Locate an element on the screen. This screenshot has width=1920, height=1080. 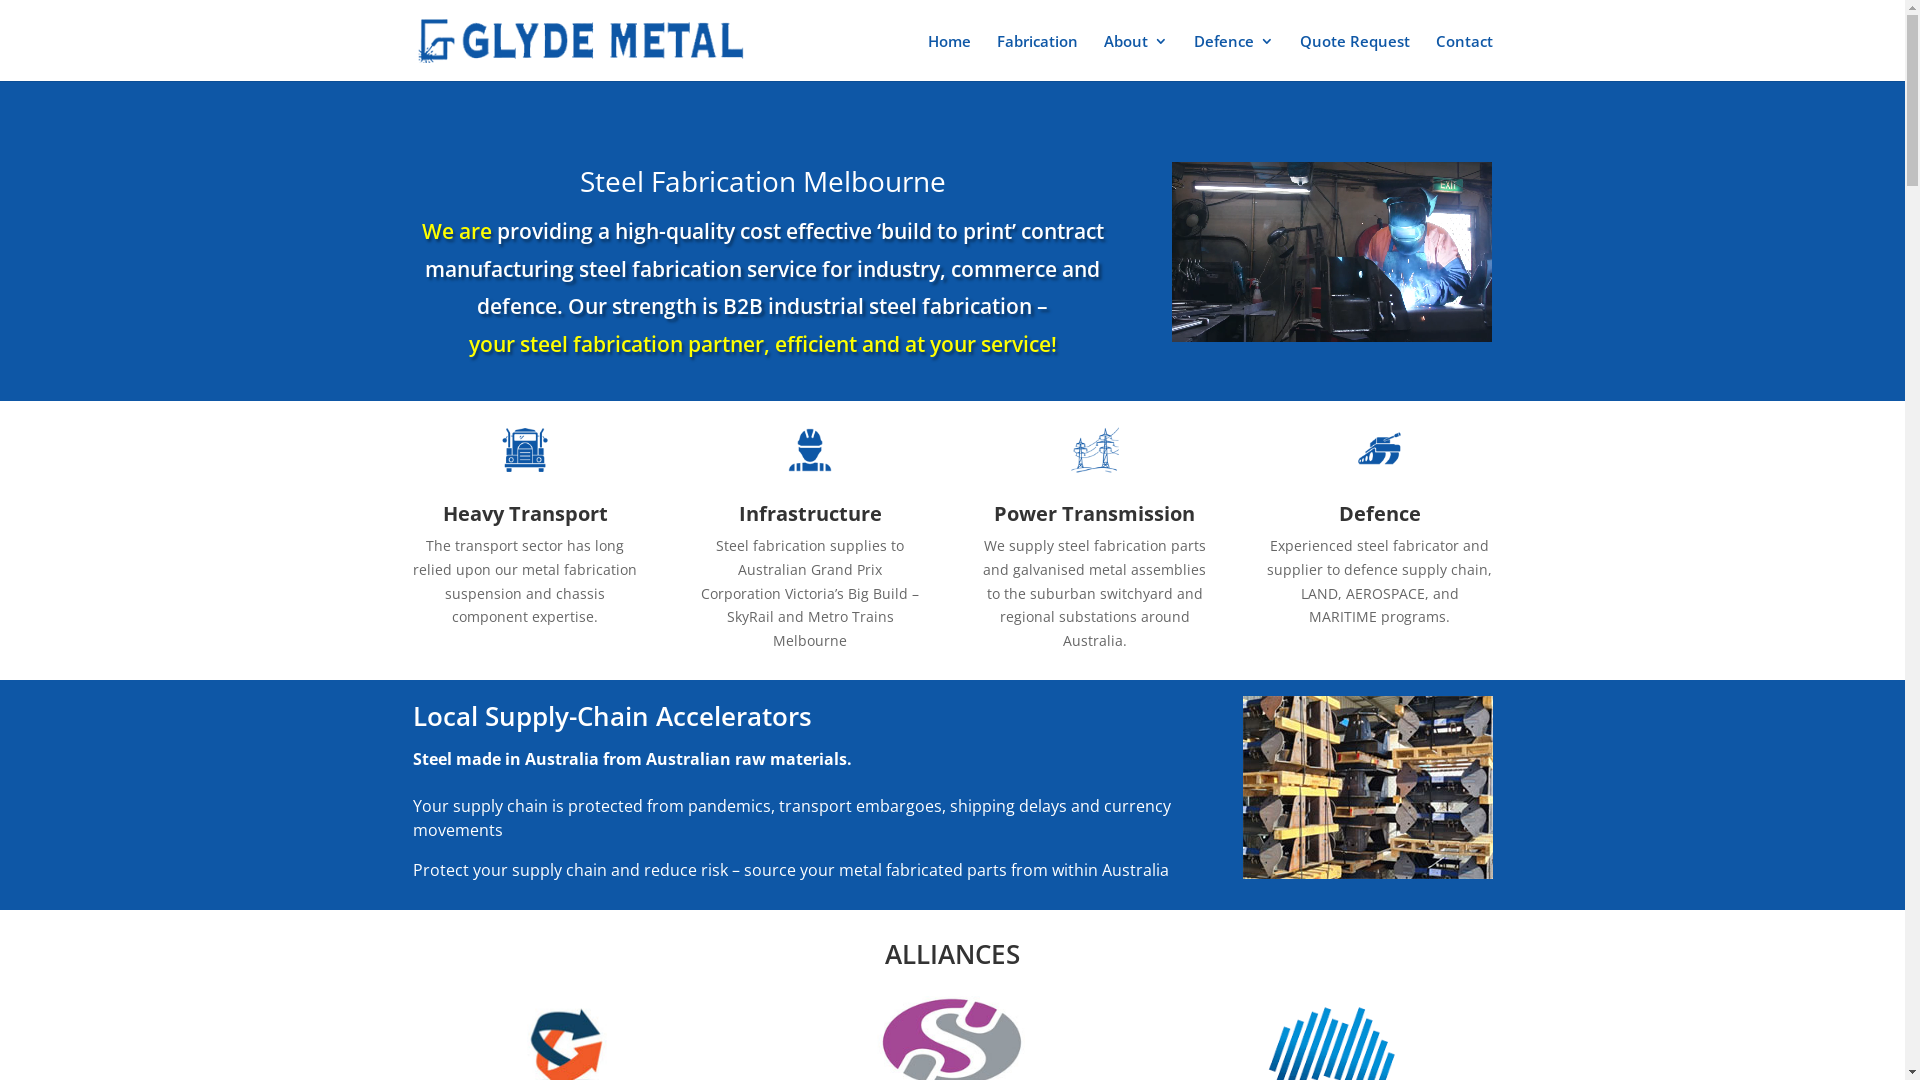
'Defence' is located at coordinates (1232, 56).